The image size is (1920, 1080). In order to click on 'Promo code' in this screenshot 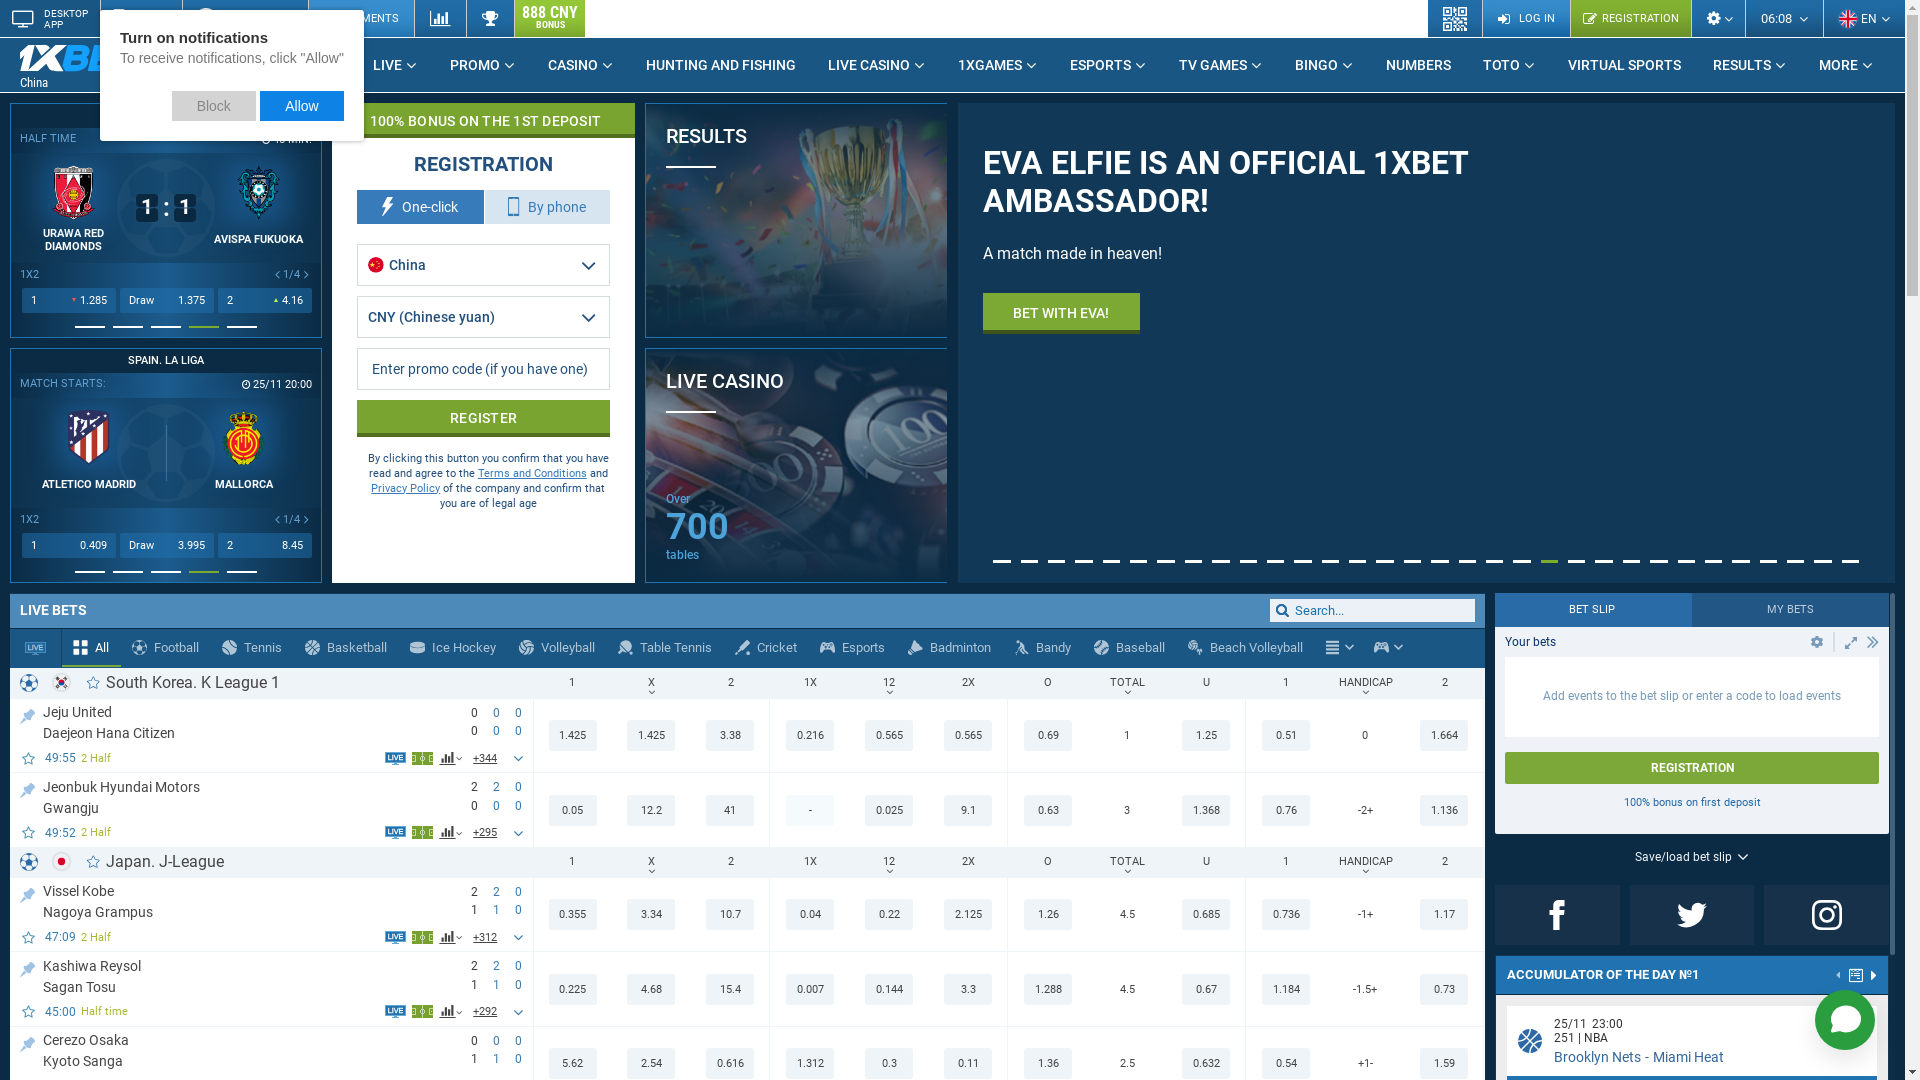, I will do `click(483, 369)`.